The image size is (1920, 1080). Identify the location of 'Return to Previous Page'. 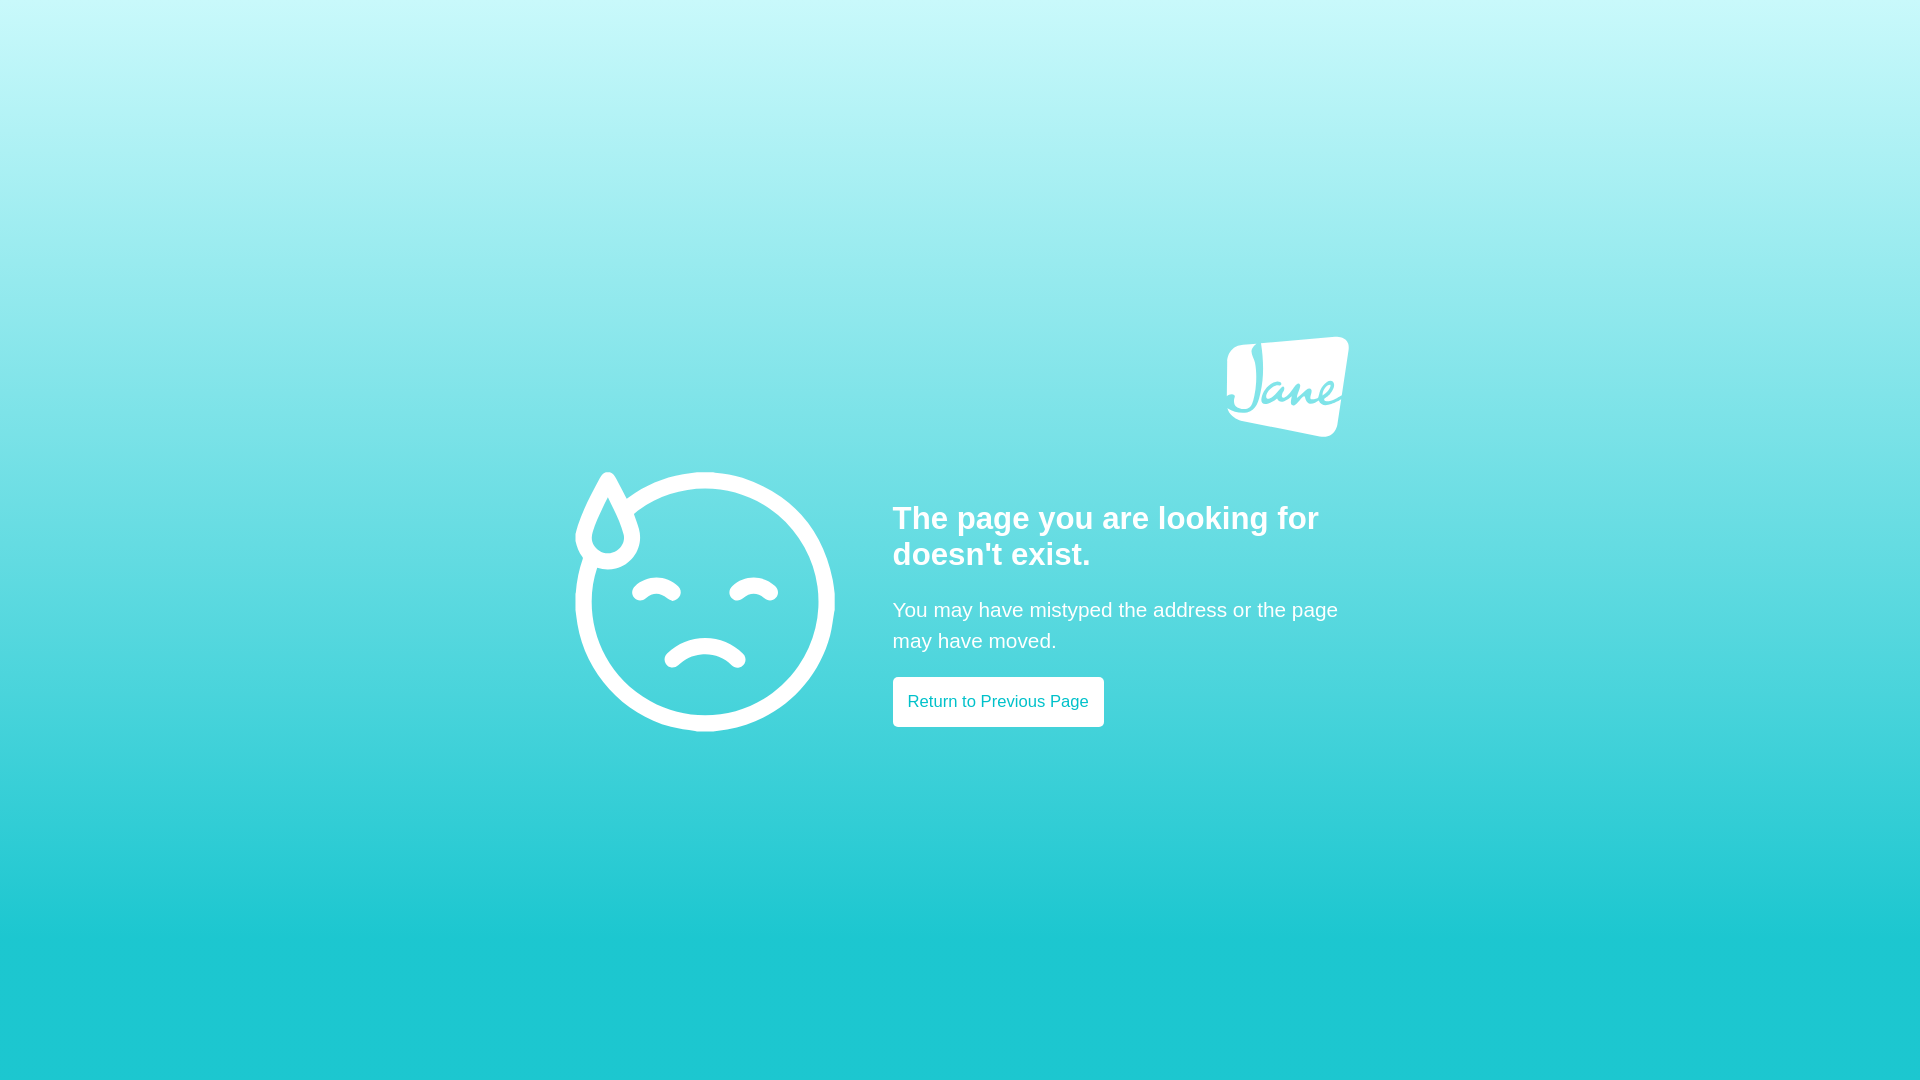
(998, 701).